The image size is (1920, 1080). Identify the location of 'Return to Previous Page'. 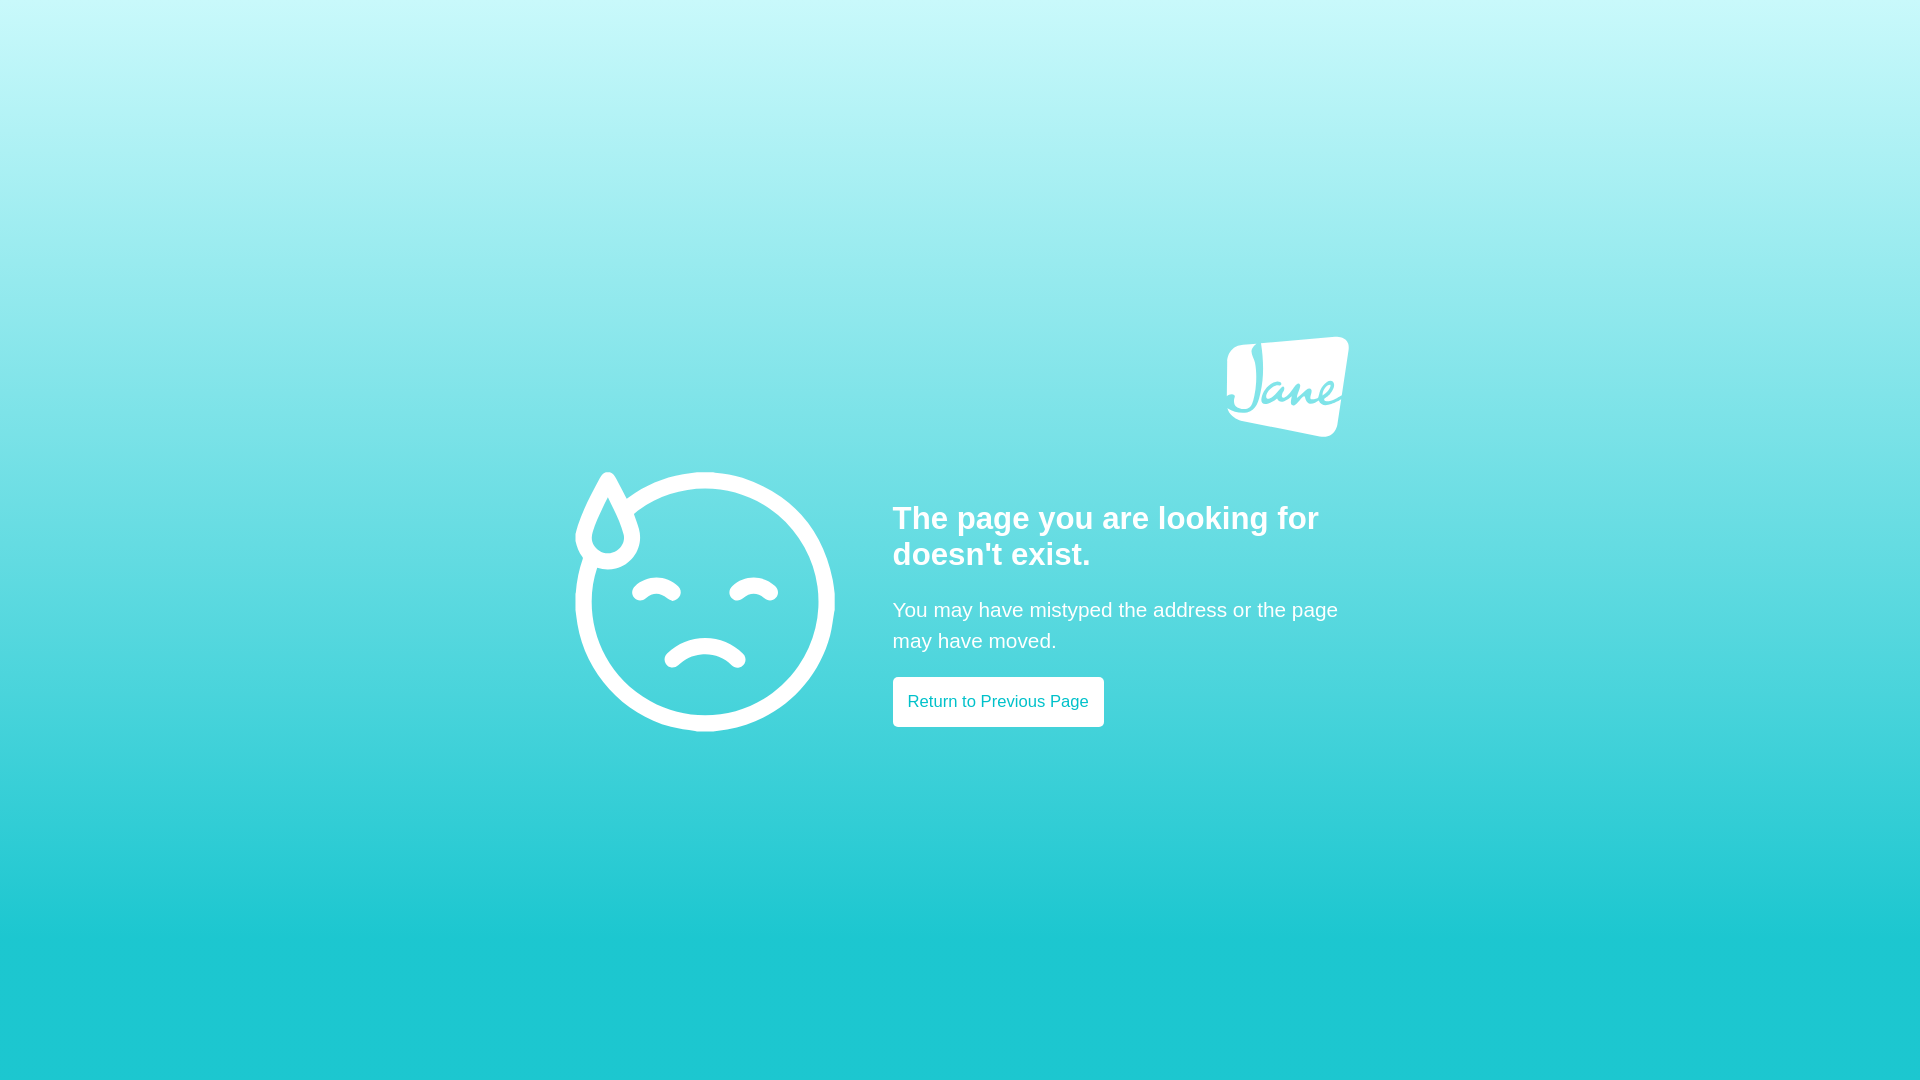
(998, 701).